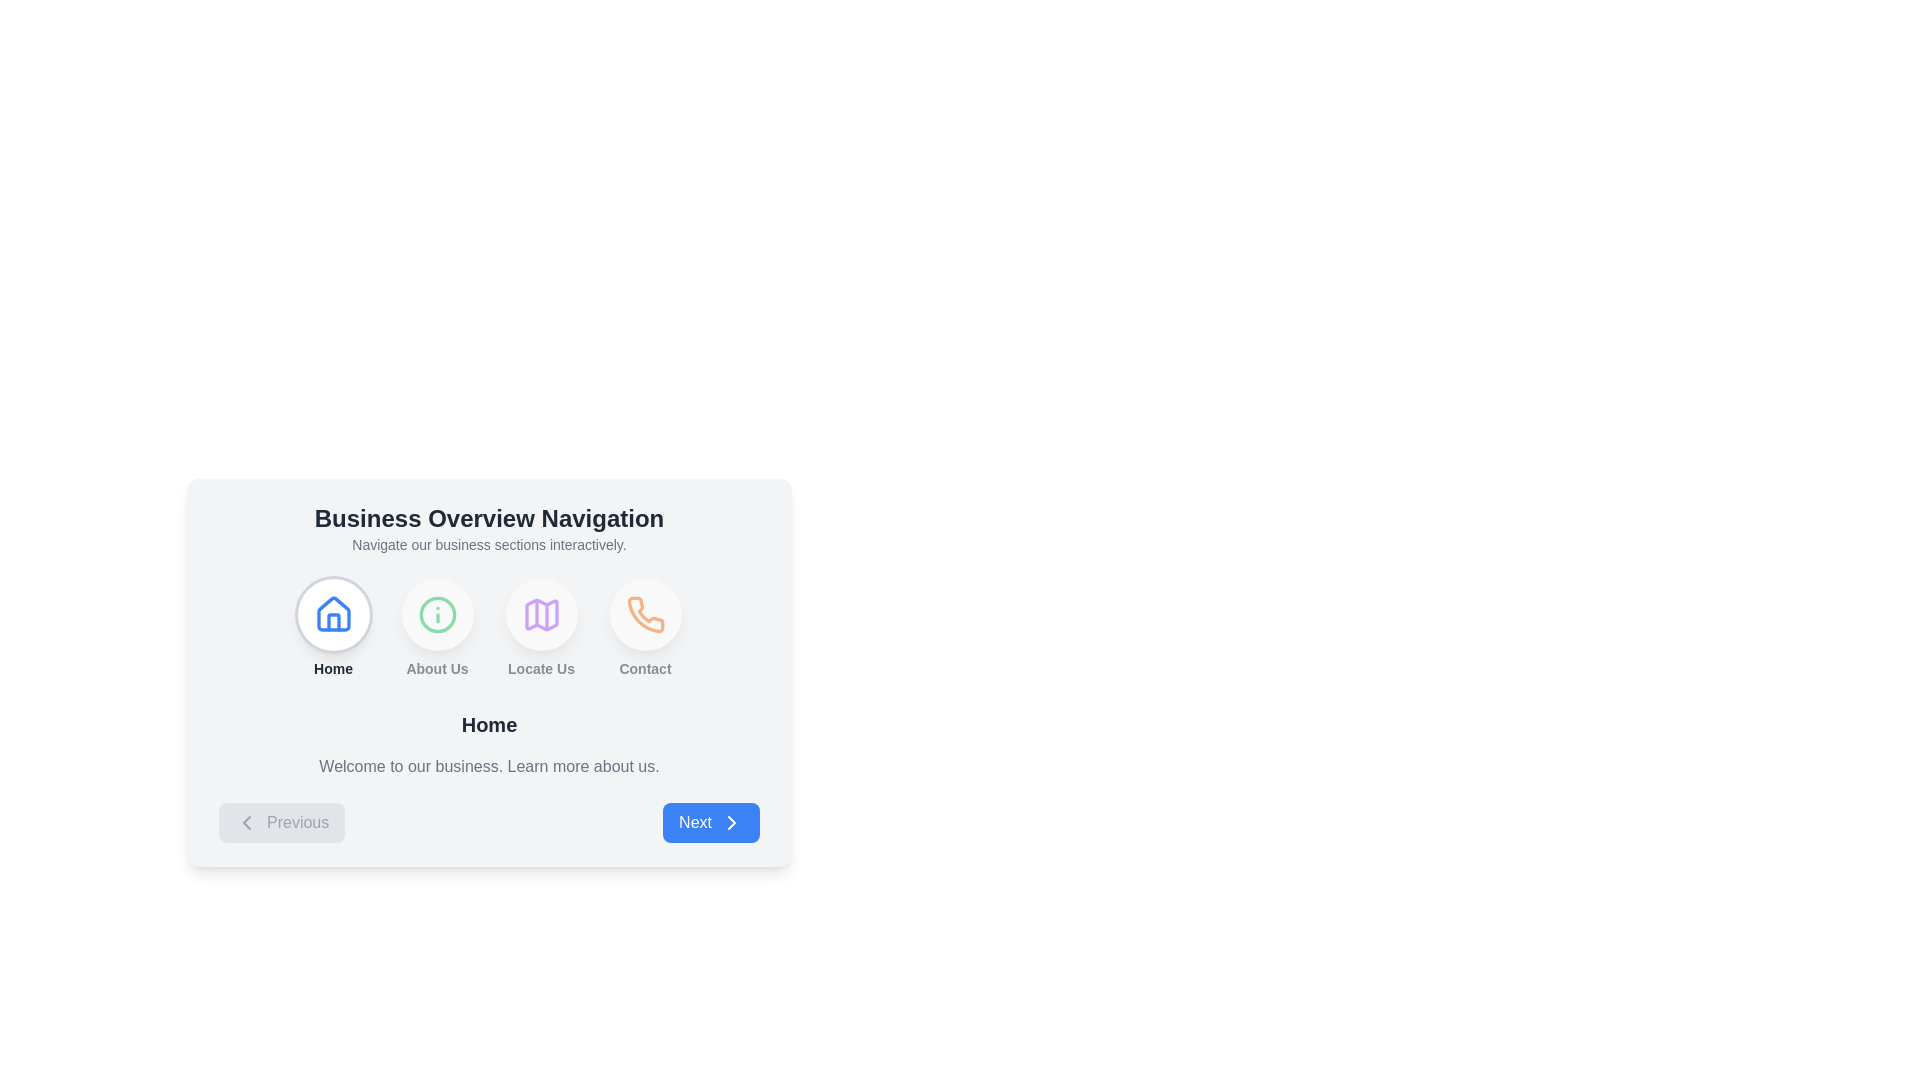  Describe the element at coordinates (645, 668) in the screenshot. I see `the fourth label in the navigation options that describes contact-related functionalities, located below the orange phone icon` at that location.